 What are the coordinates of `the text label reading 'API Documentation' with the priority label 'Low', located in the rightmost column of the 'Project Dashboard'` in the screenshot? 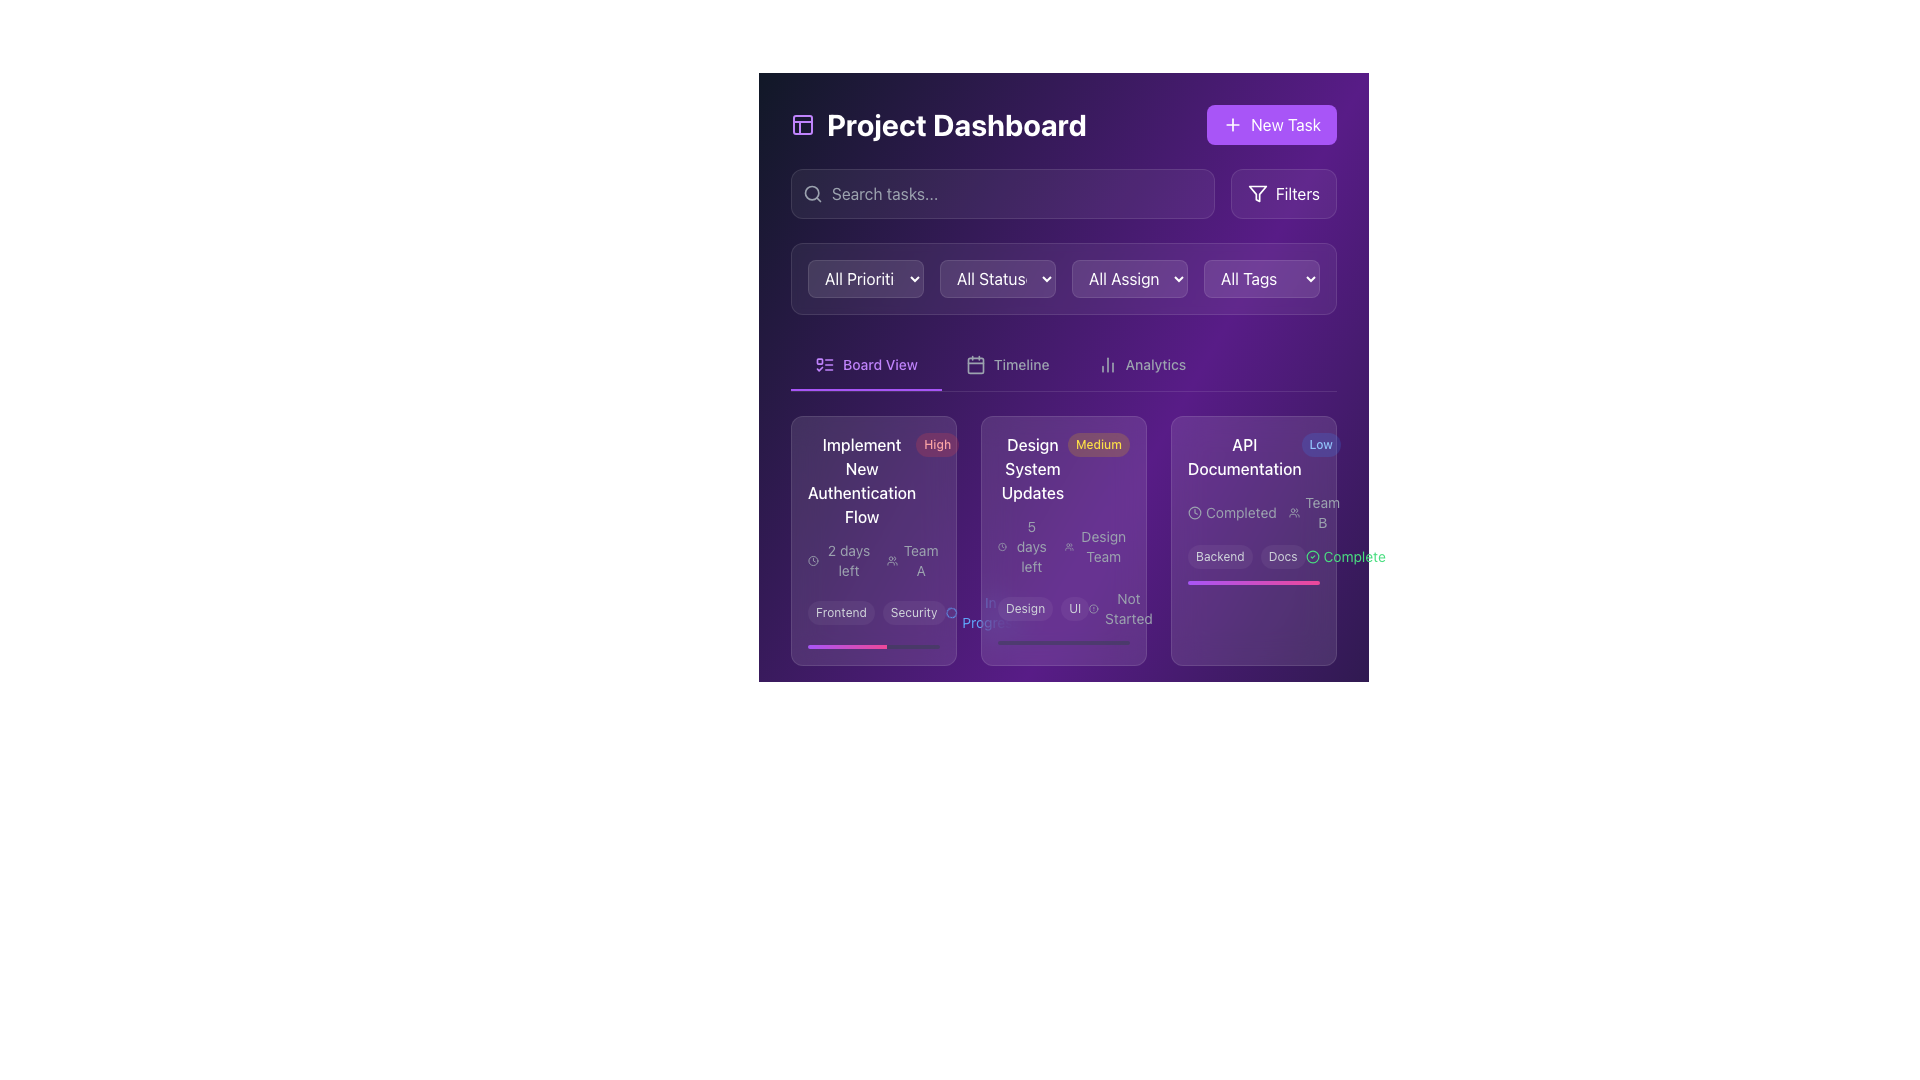 It's located at (1252, 456).